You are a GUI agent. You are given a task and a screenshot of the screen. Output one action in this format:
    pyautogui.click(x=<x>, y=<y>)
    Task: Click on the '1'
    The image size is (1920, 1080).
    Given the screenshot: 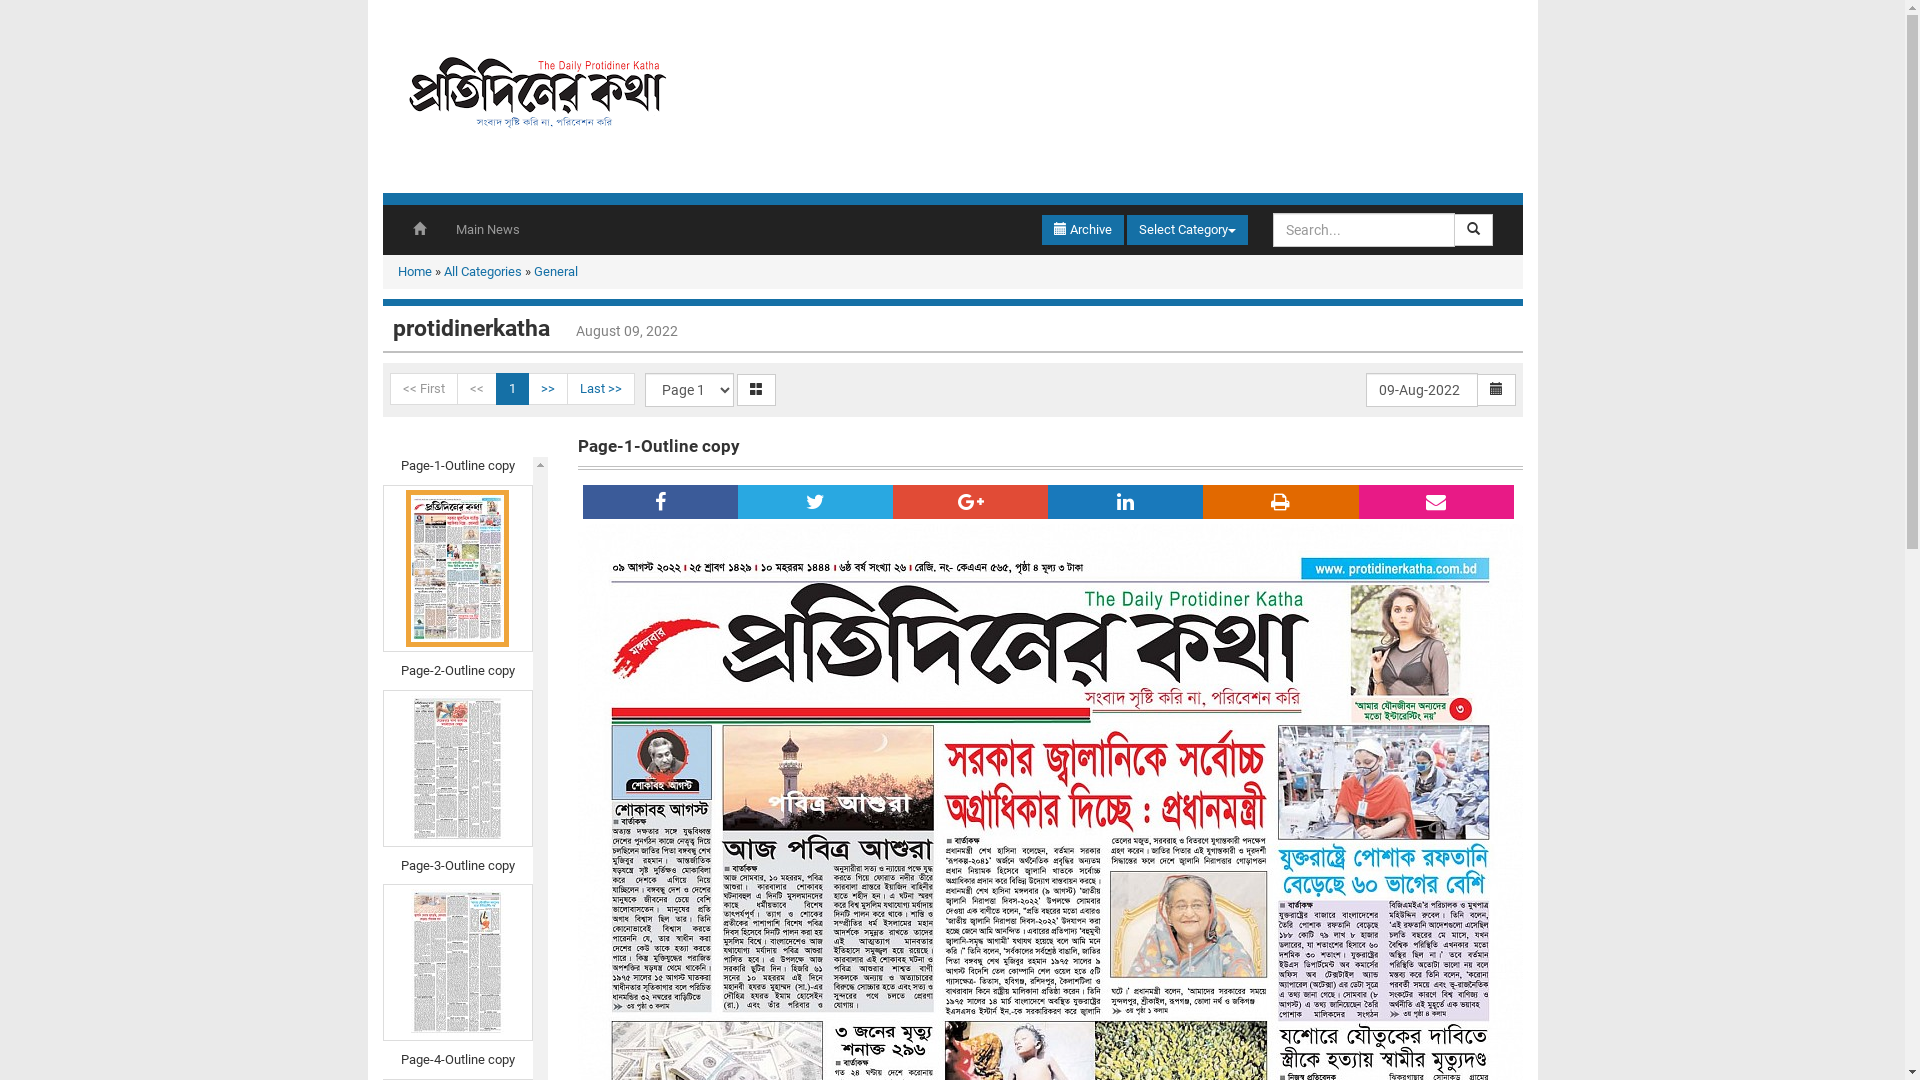 What is the action you would take?
    pyautogui.click(x=512, y=389)
    